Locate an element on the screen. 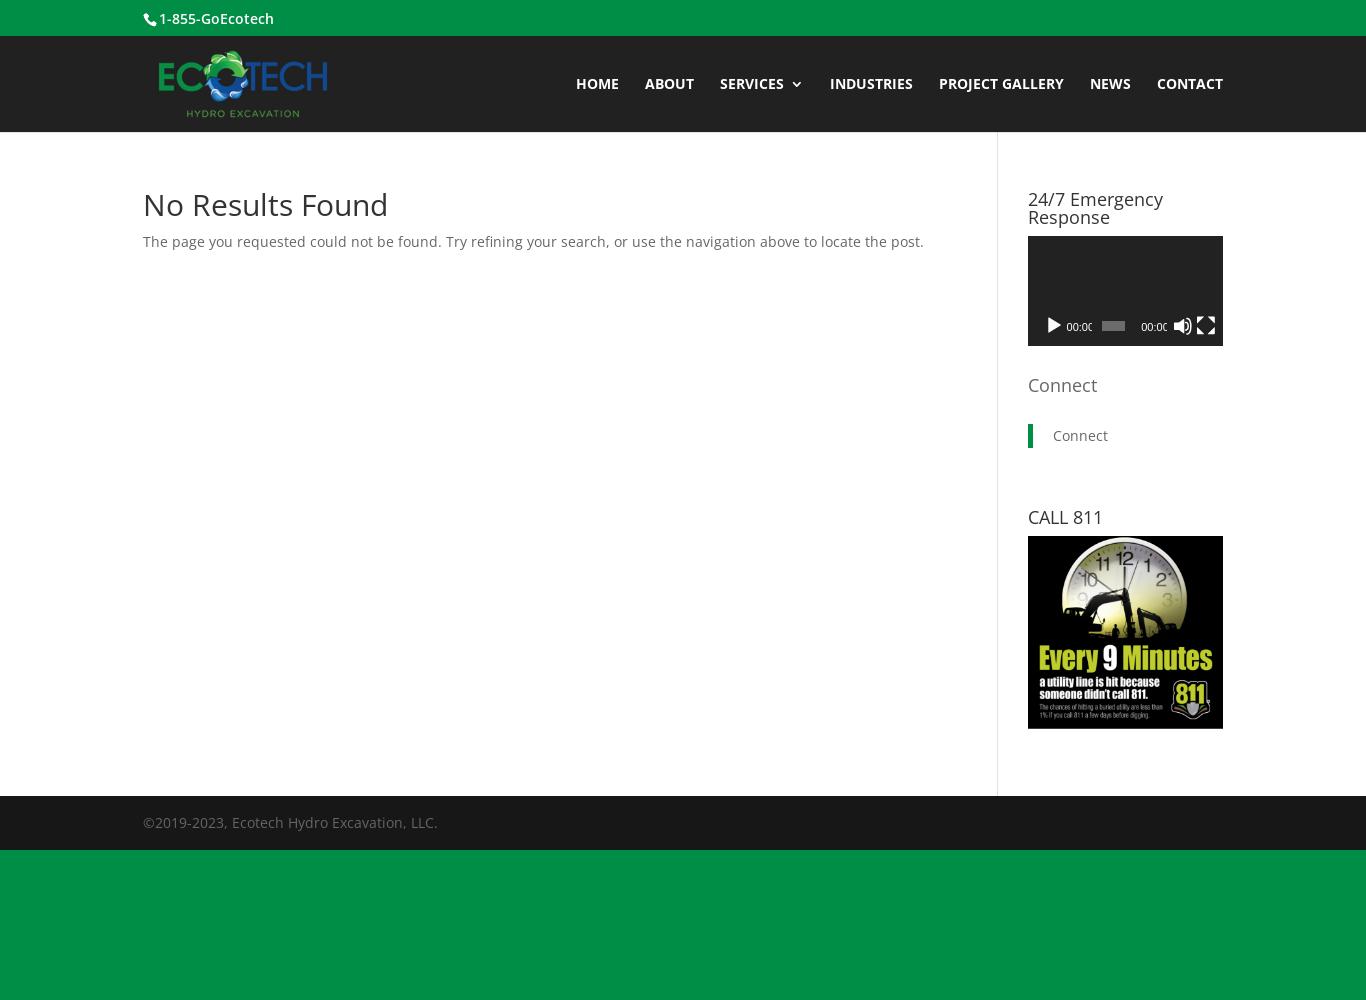 The width and height of the screenshot is (1366, 1000). 'Air Excavation' is located at coordinates (1058, 213).